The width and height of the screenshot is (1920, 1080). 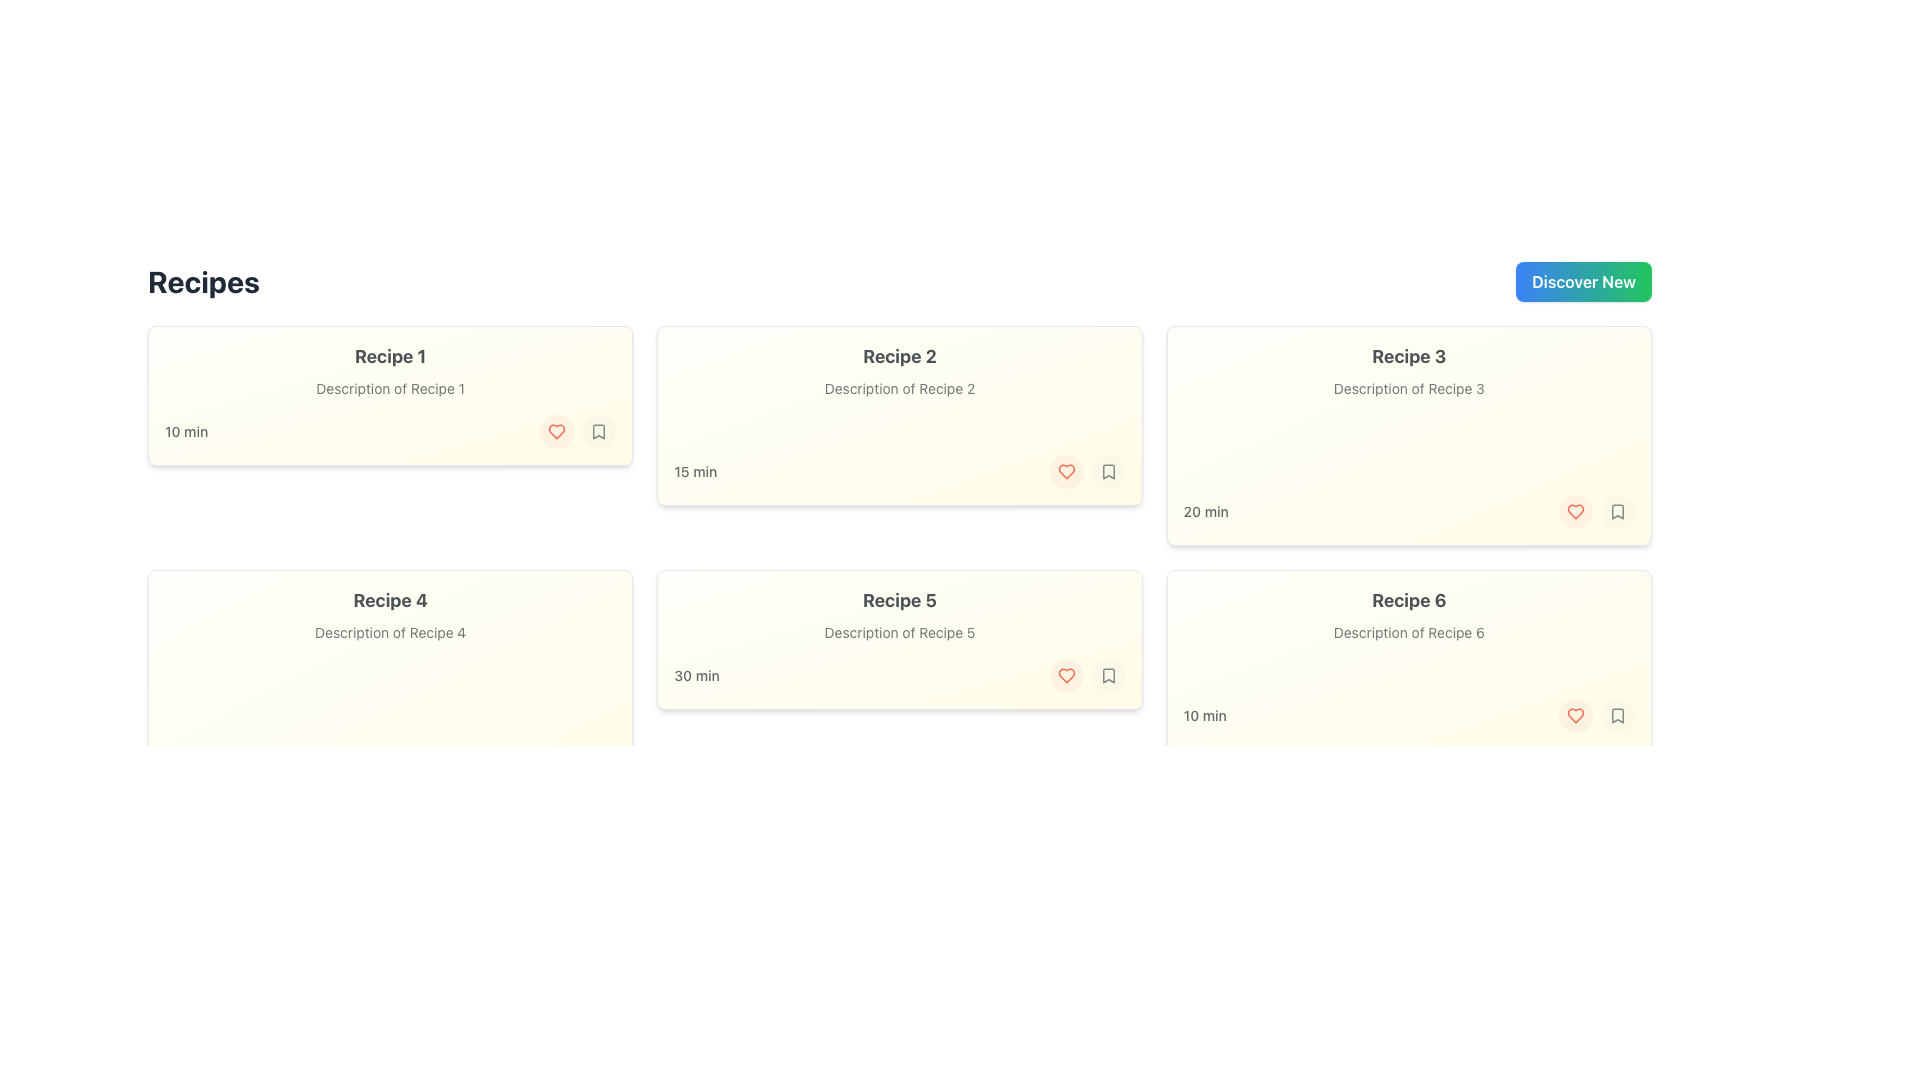 What do you see at coordinates (1617, 715) in the screenshot?
I see `the bookmark icon located at the bottom right corner of the 'Recipe 6' card` at bounding box center [1617, 715].